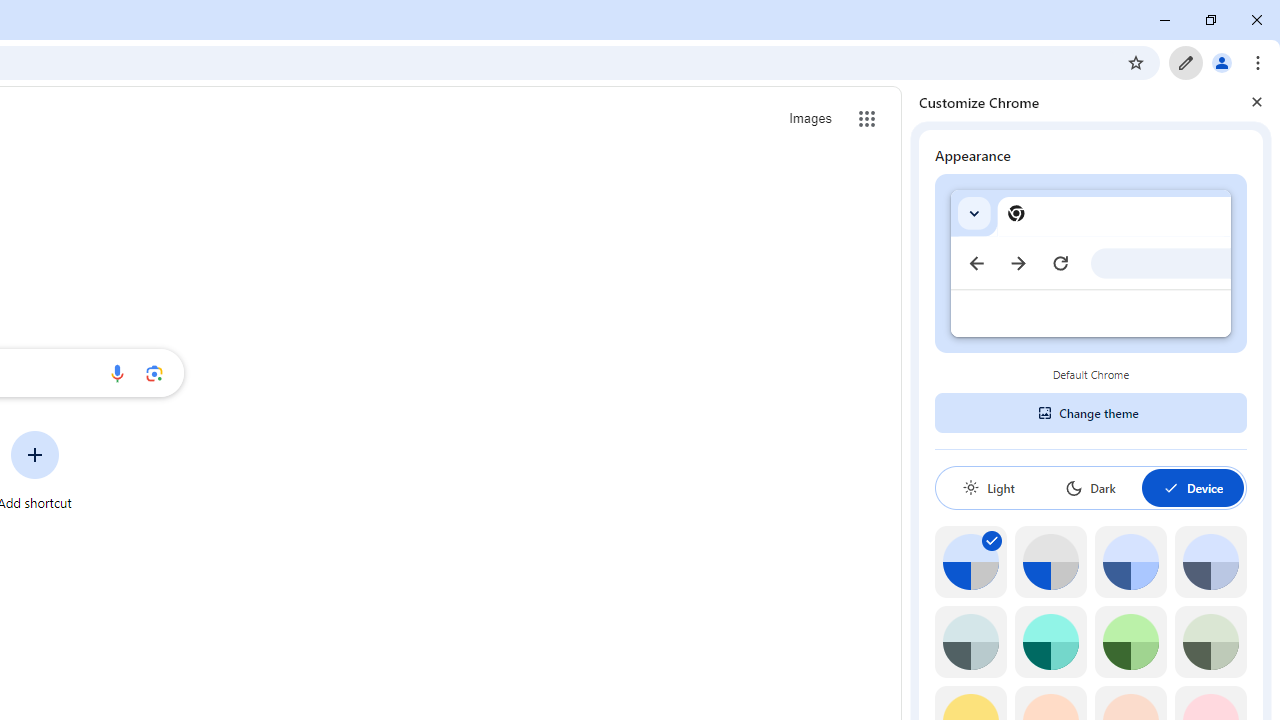 The width and height of the screenshot is (1280, 720). Describe the element at coordinates (1209, 562) in the screenshot. I see `'Cool grey'` at that location.